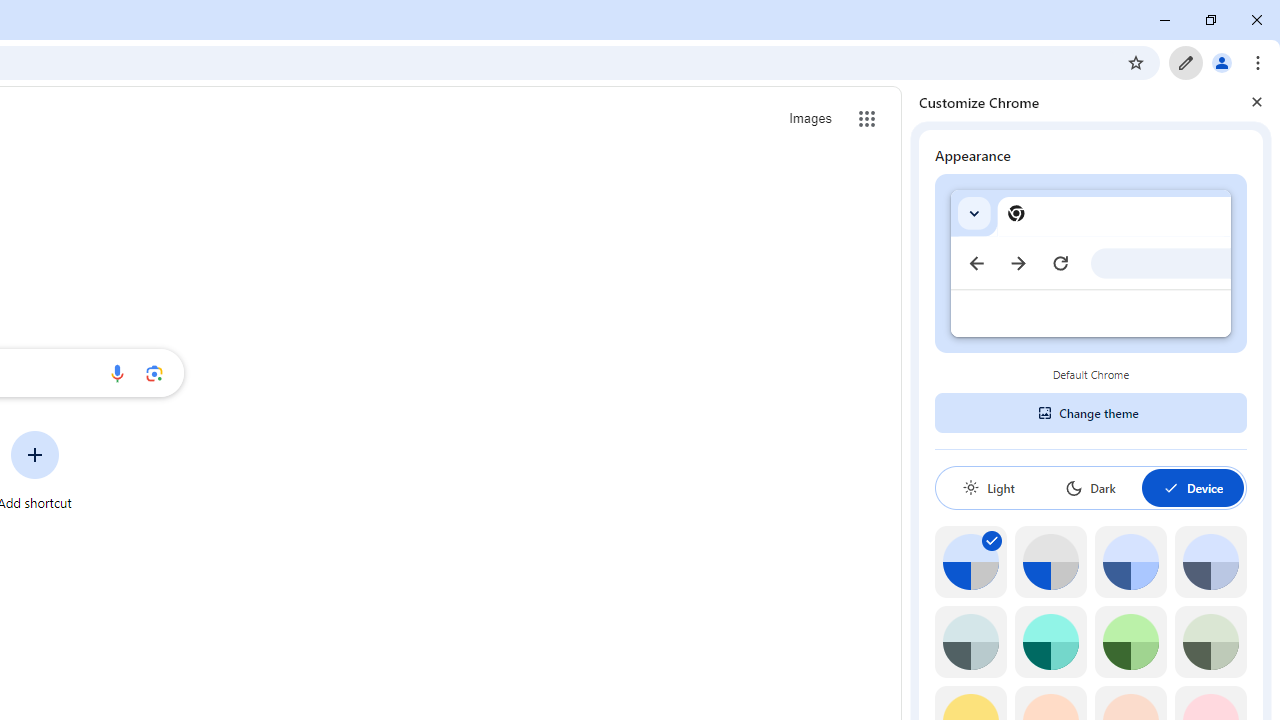 The width and height of the screenshot is (1280, 720). Describe the element at coordinates (1209, 562) in the screenshot. I see `'Cool grey'` at that location.